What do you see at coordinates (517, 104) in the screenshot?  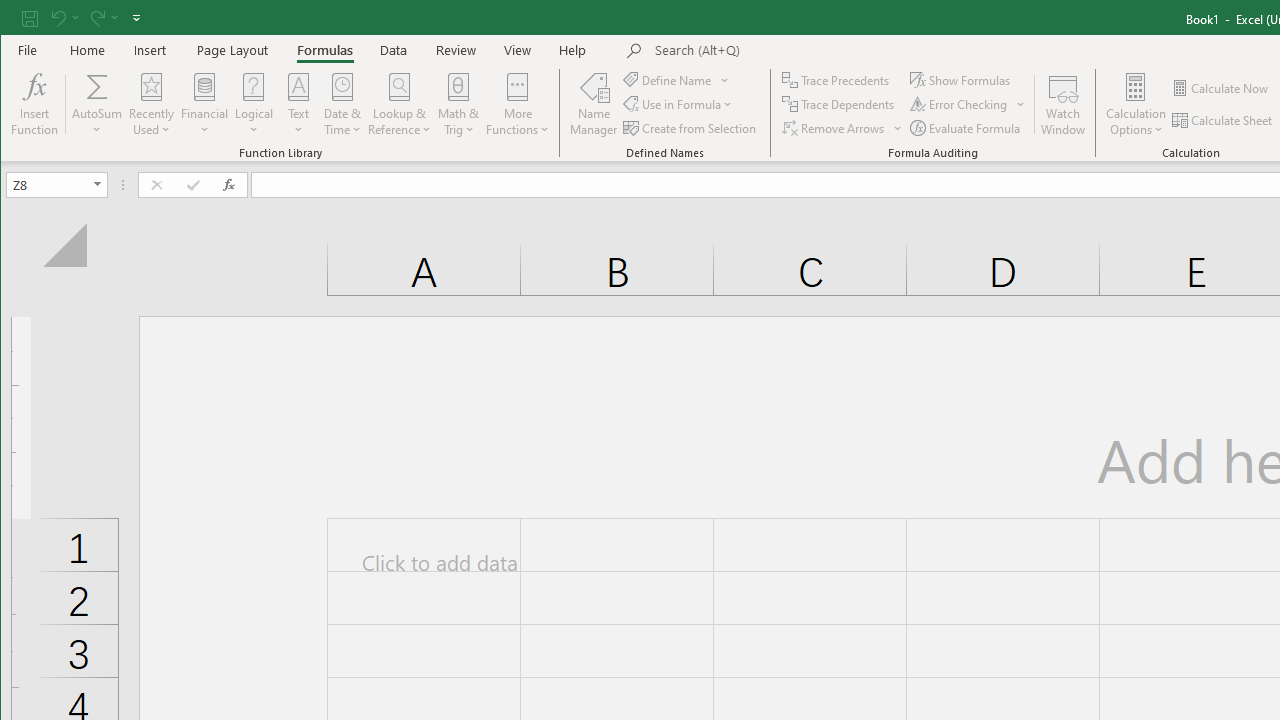 I see `'More Functions'` at bounding box center [517, 104].